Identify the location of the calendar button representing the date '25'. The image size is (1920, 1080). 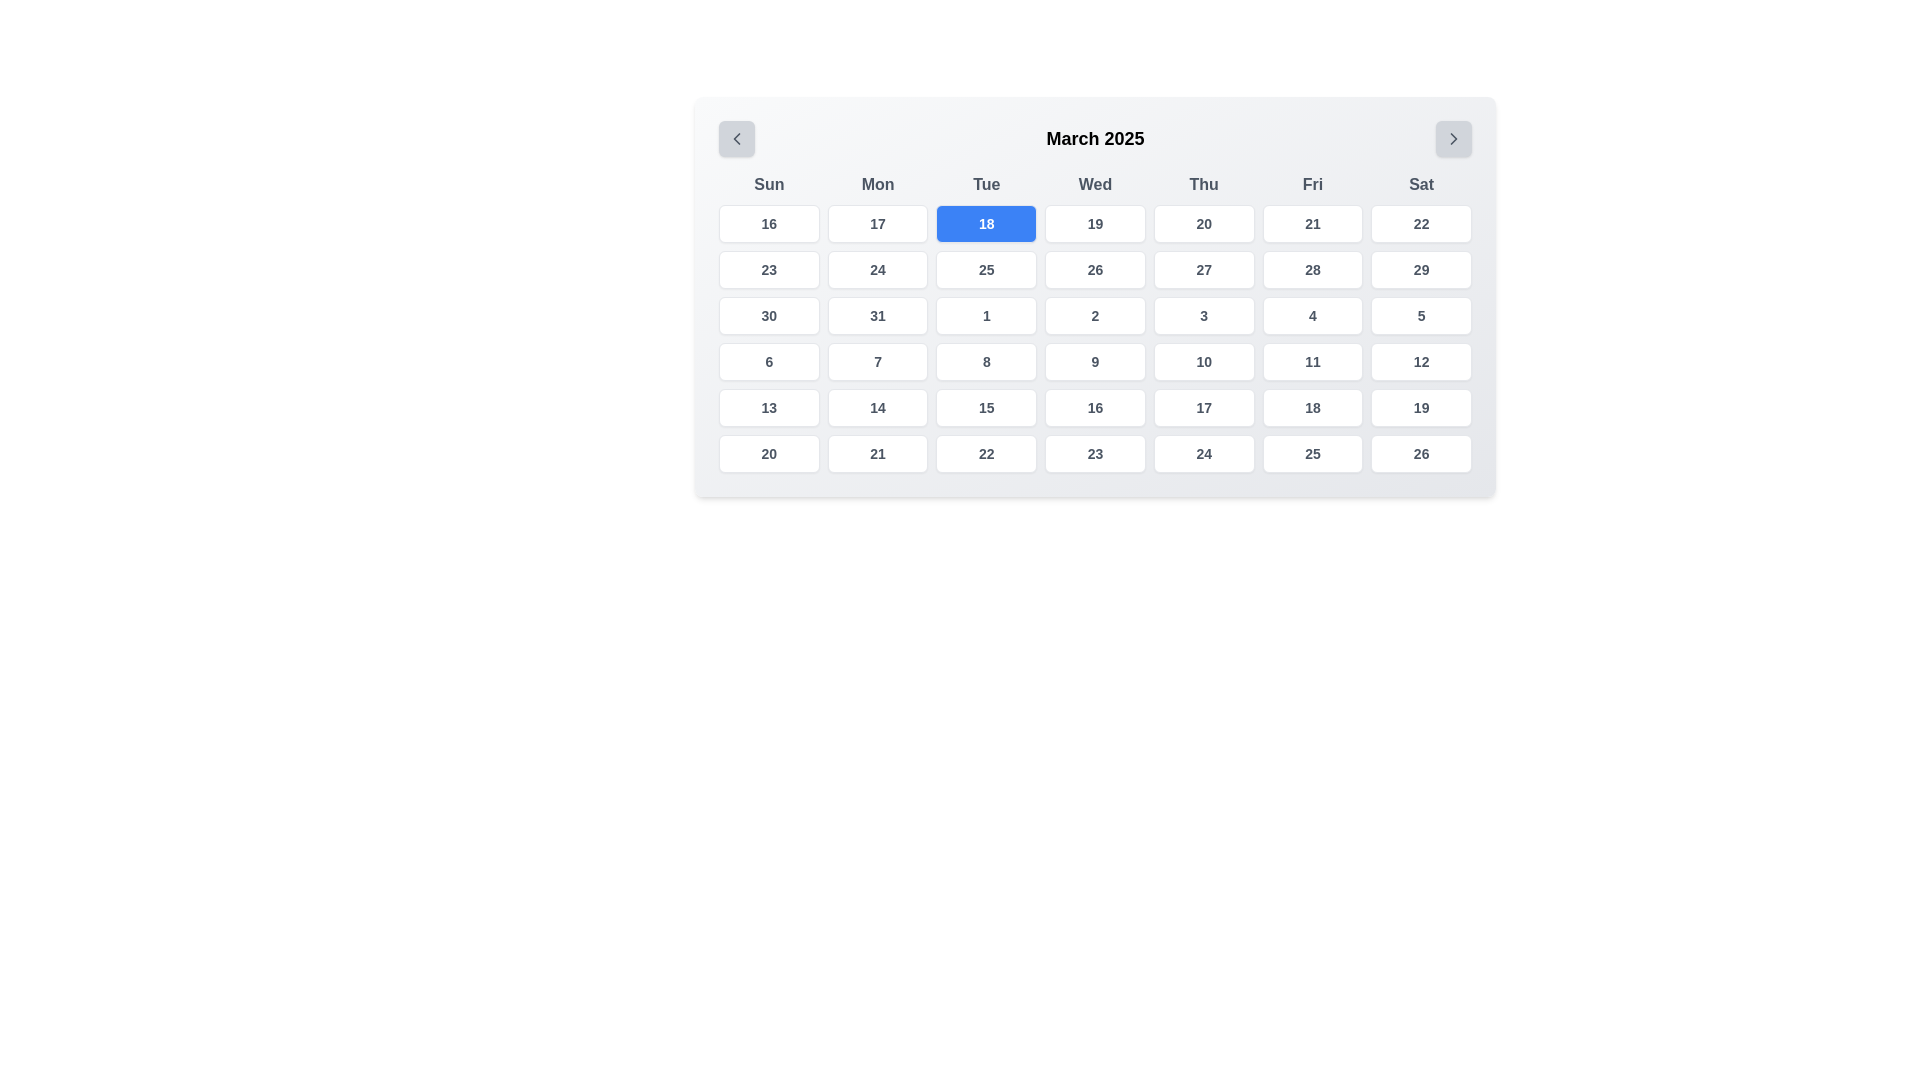
(986, 270).